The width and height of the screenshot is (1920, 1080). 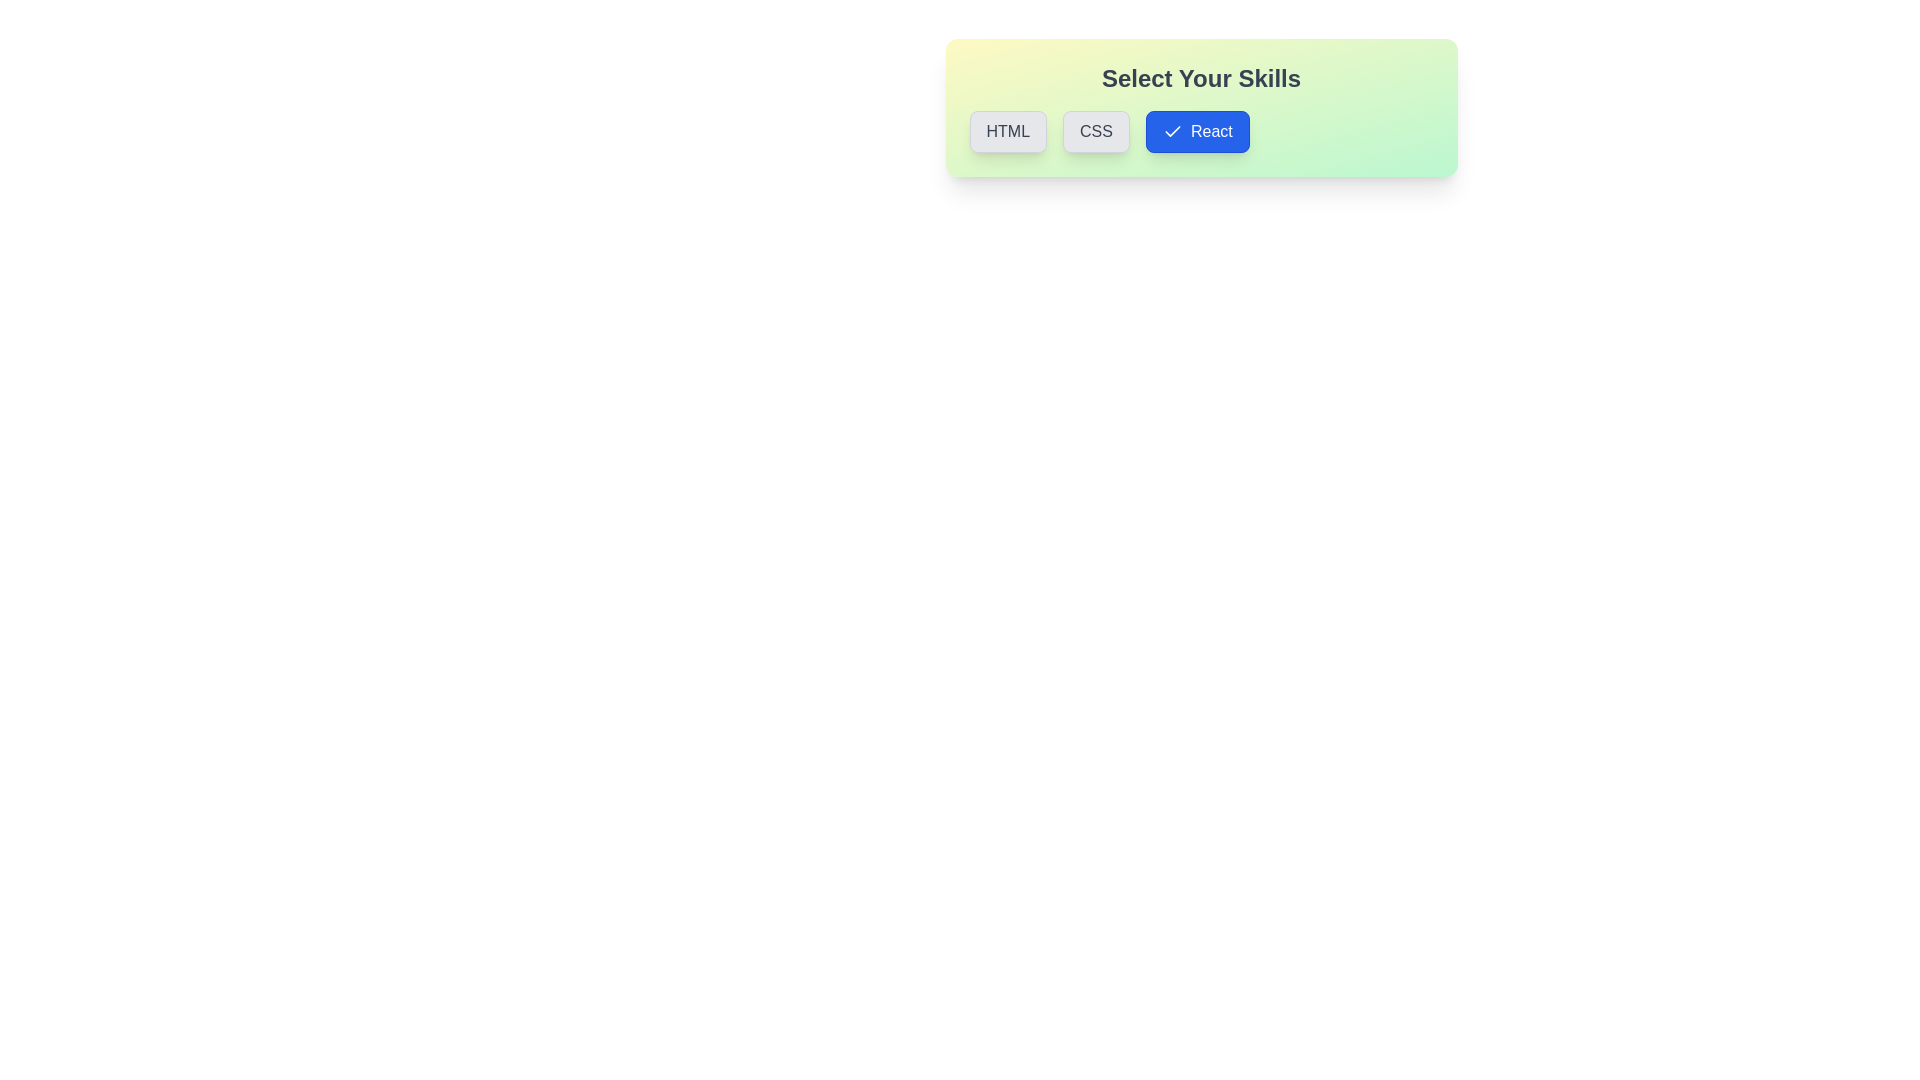 What do you see at coordinates (1095, 131) in the screenshot?
I see `the skill CSS by clicking its respective button` at bounding box center [1095, 131].